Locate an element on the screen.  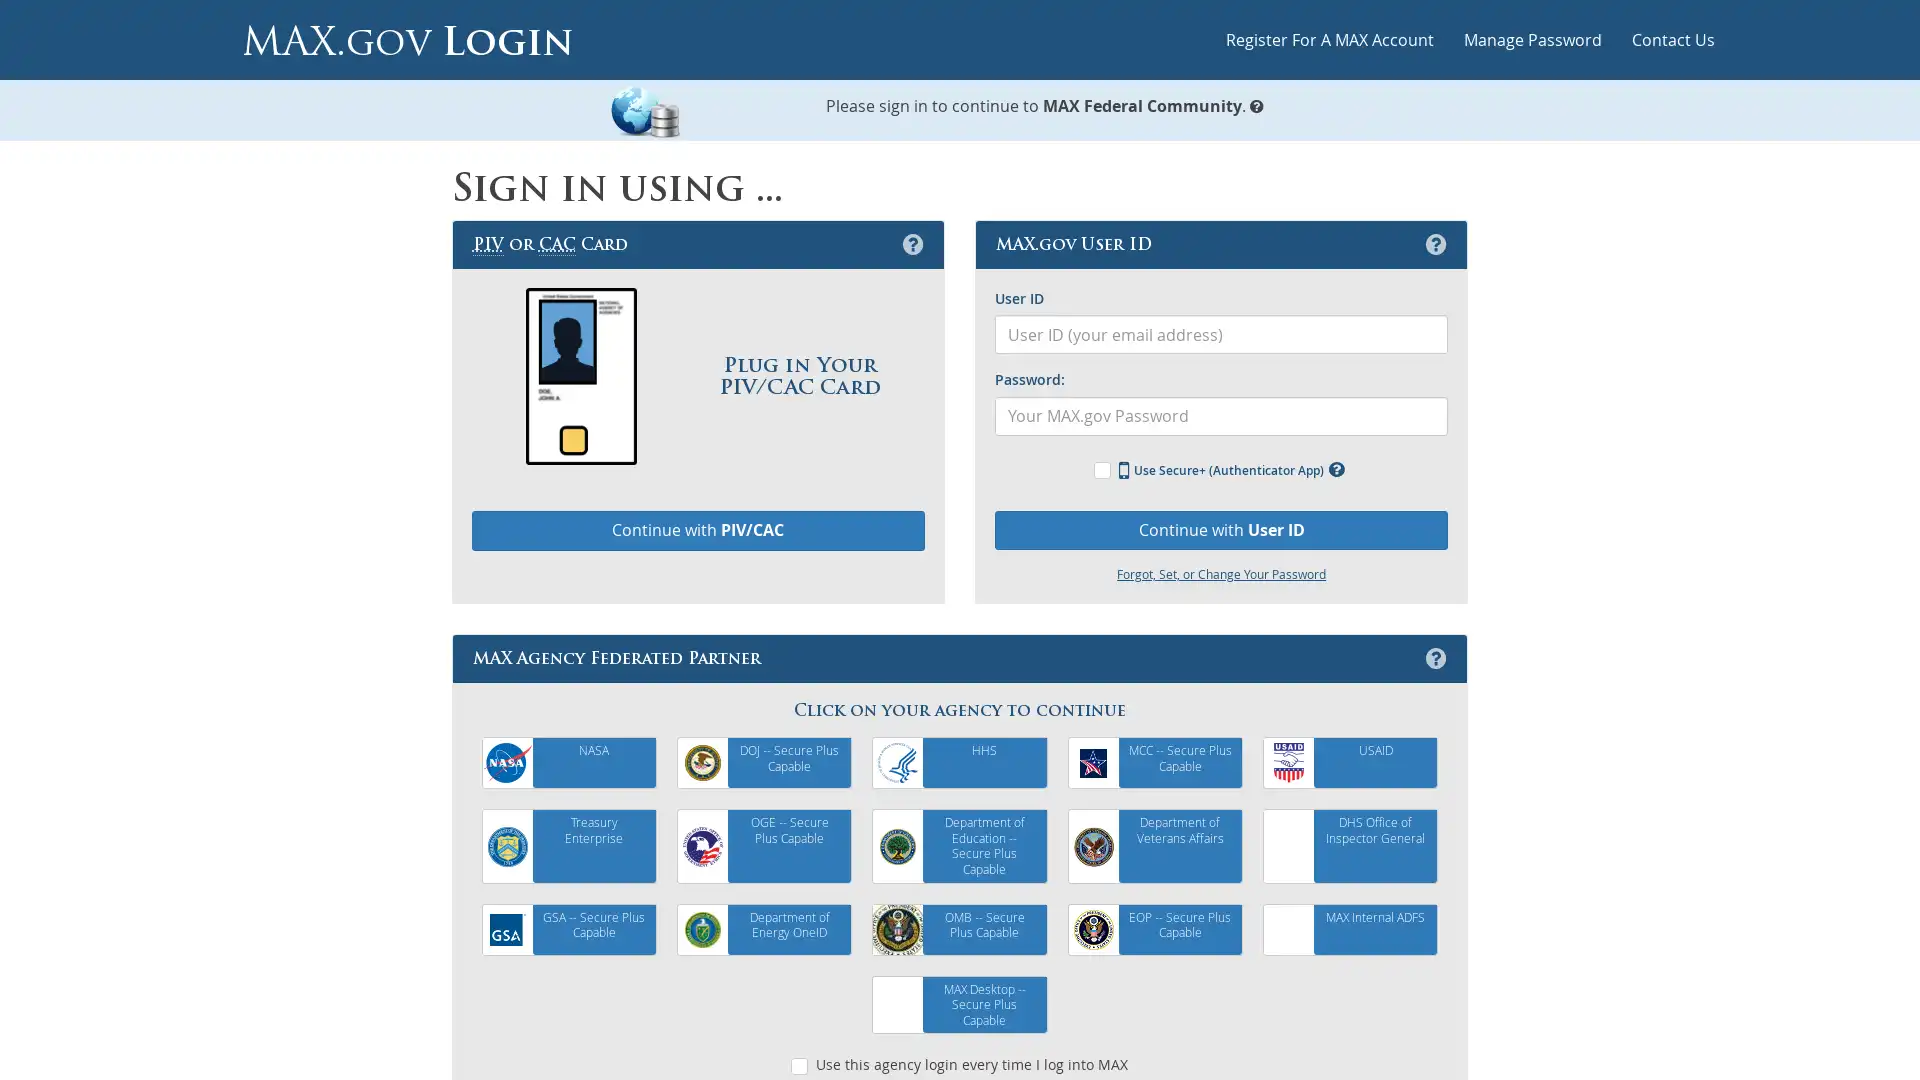
MAX.gov User ID is located at coordinates (1435, 242).